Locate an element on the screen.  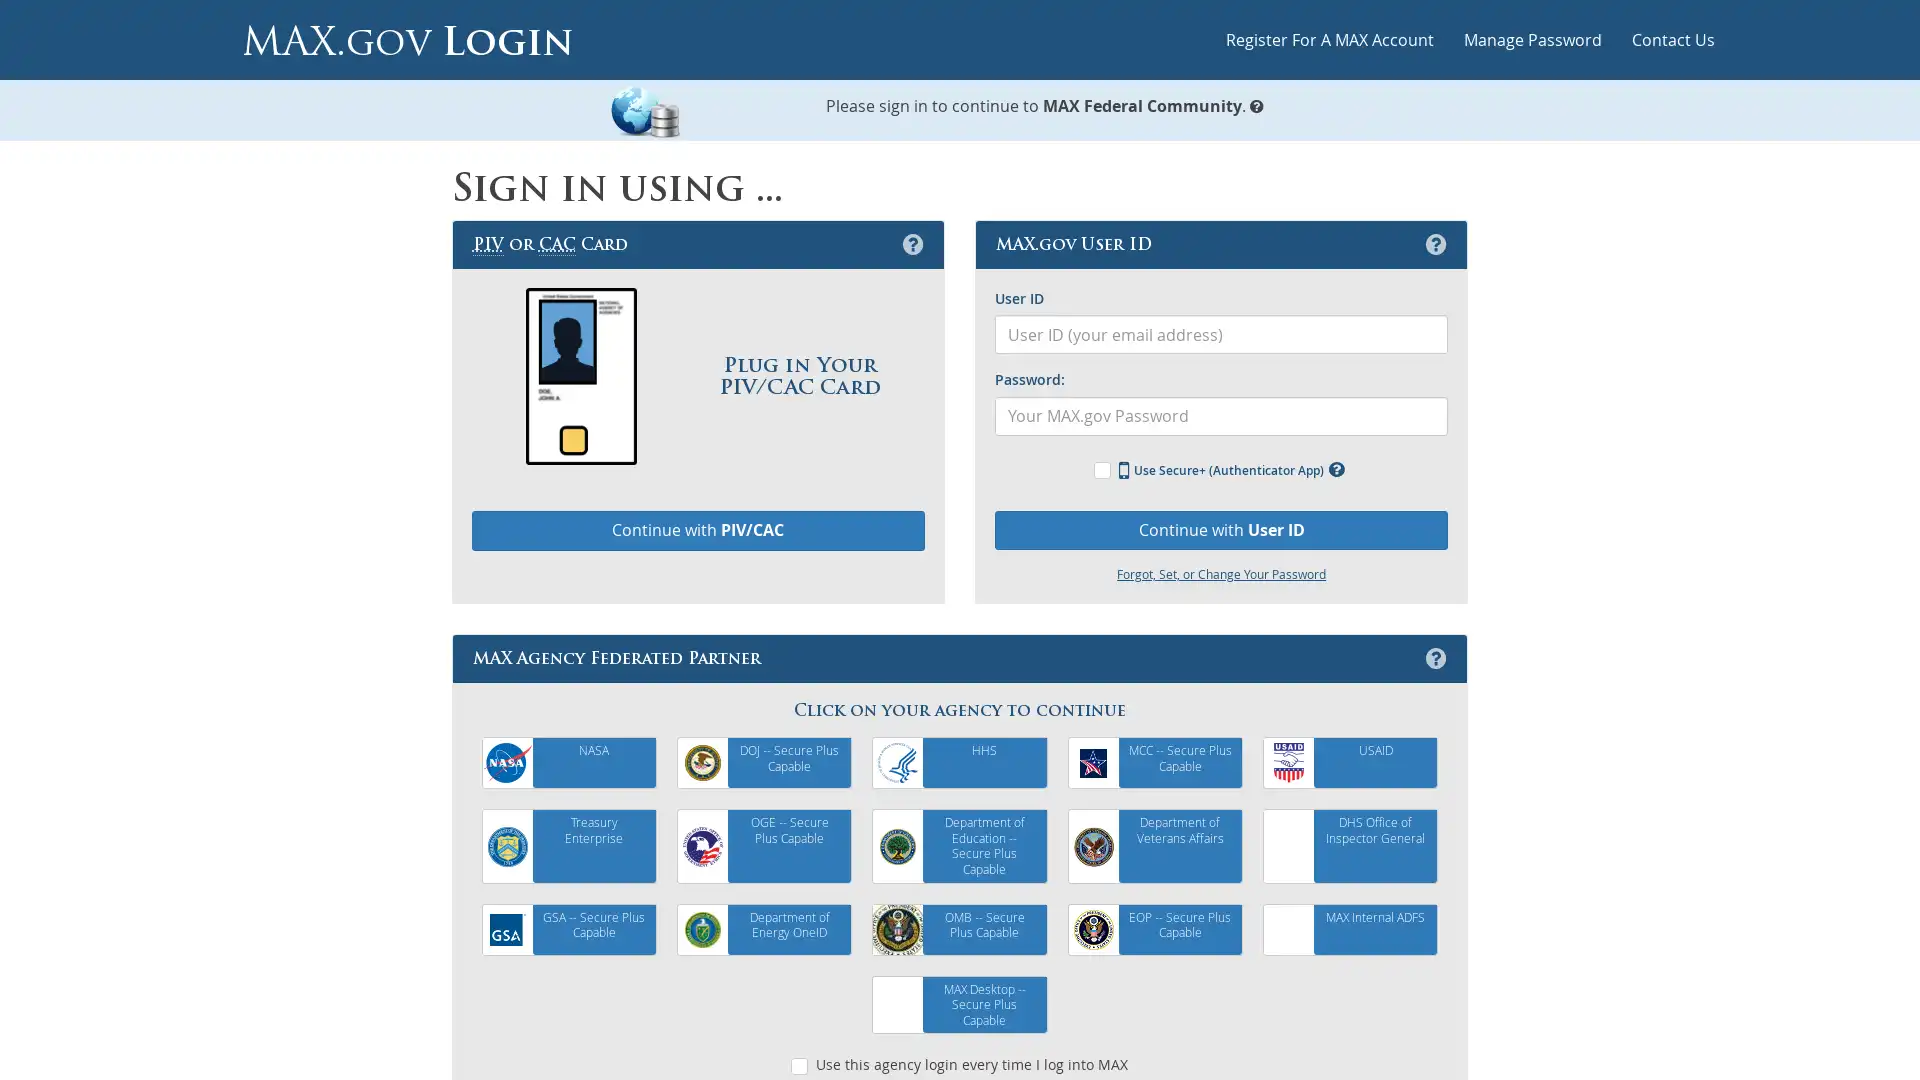
MAX.gov User ID is located at coordinates (1435, 242).